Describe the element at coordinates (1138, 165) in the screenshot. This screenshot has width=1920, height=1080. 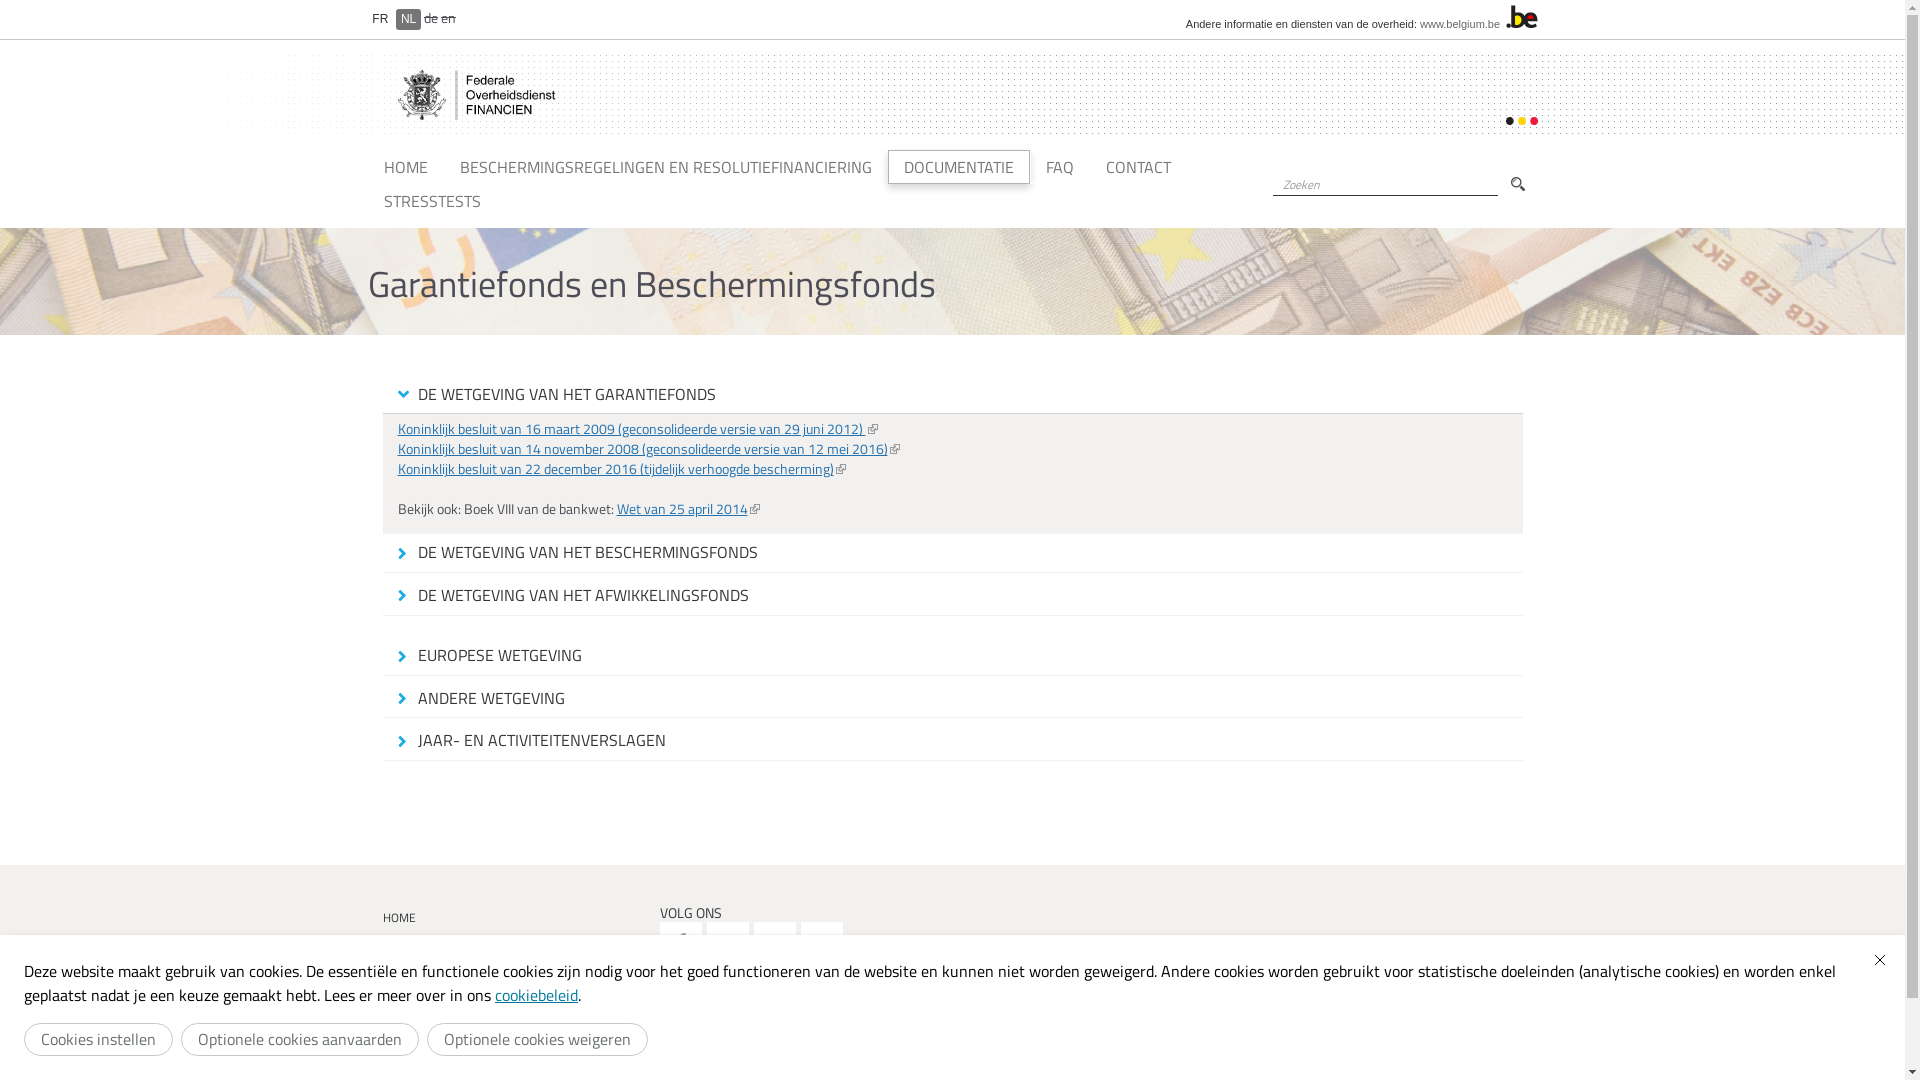
I see `'CONTACT'` at that location.